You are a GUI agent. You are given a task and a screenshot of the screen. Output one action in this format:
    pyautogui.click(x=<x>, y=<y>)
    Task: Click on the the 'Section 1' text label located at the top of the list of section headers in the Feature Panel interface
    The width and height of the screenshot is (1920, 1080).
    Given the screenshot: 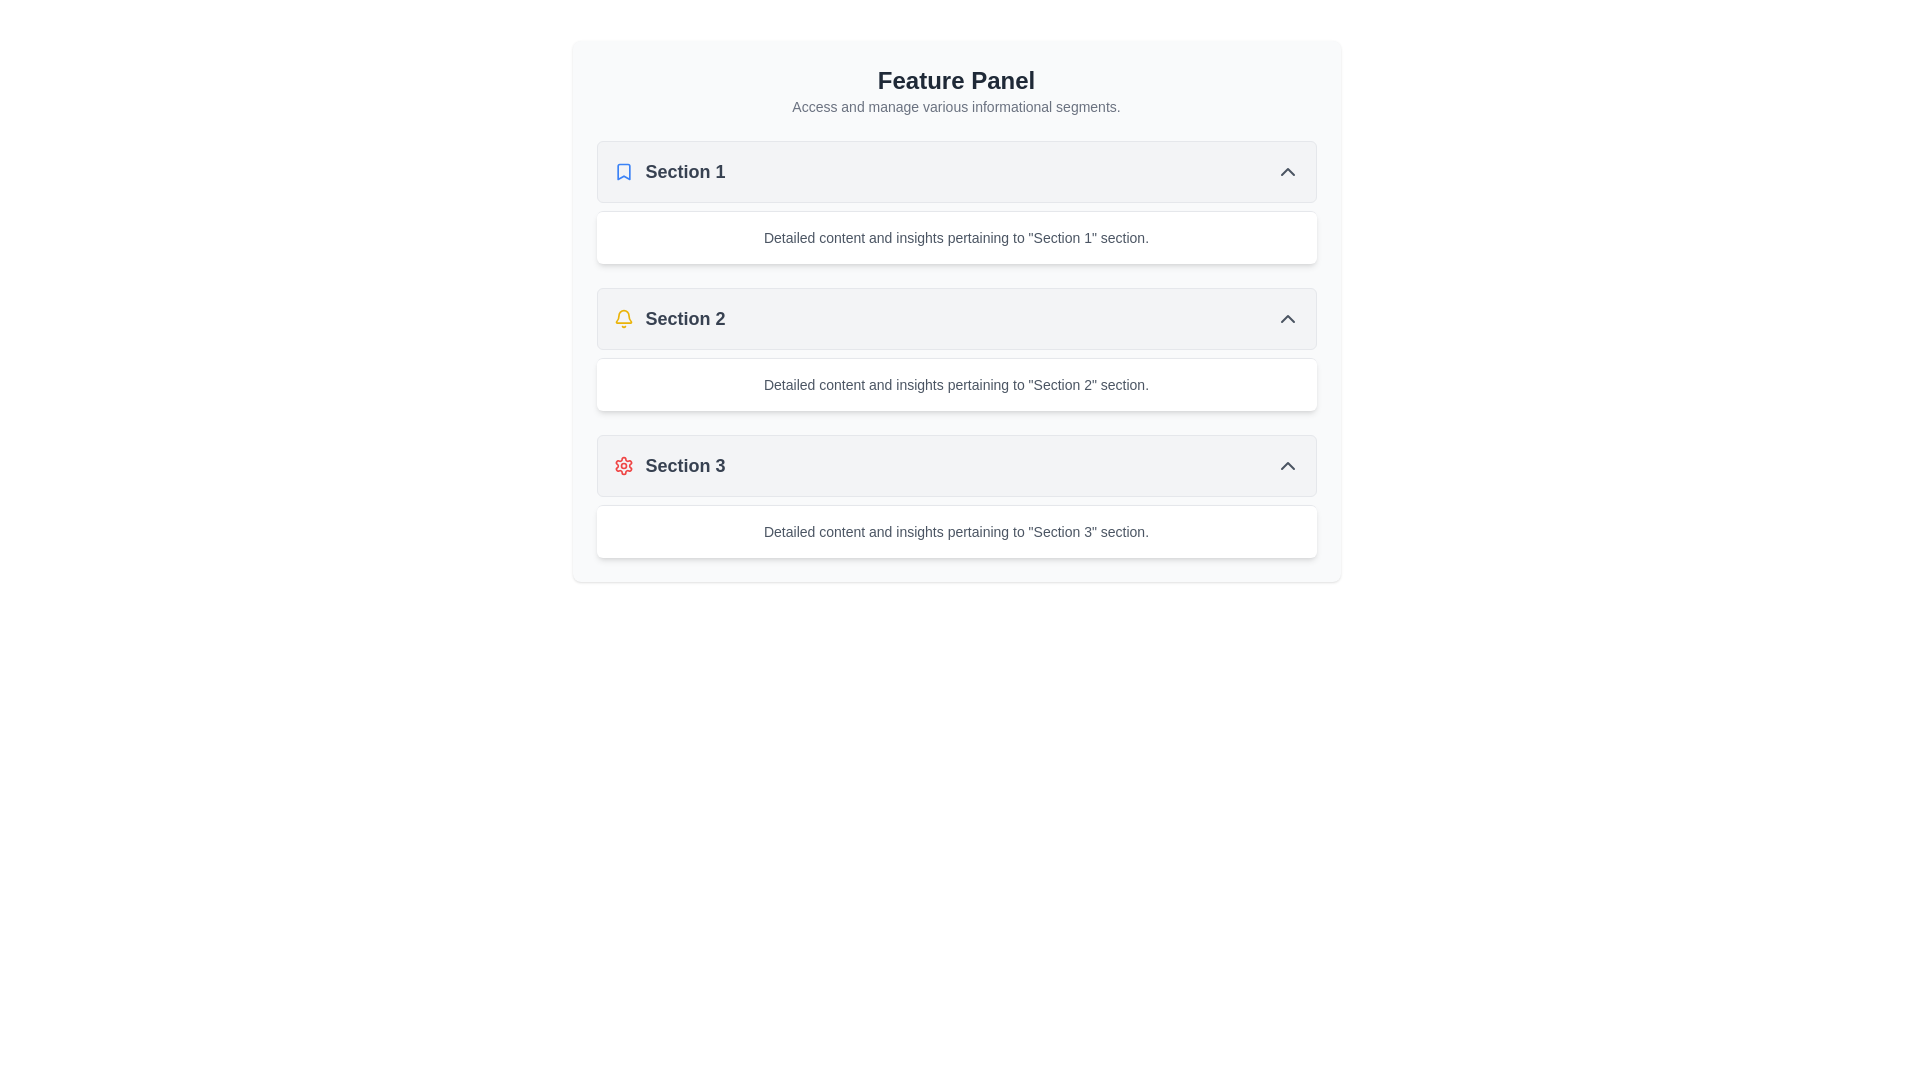 What is the action you would take?
    pyautogui.click(x=685, y=171)
    